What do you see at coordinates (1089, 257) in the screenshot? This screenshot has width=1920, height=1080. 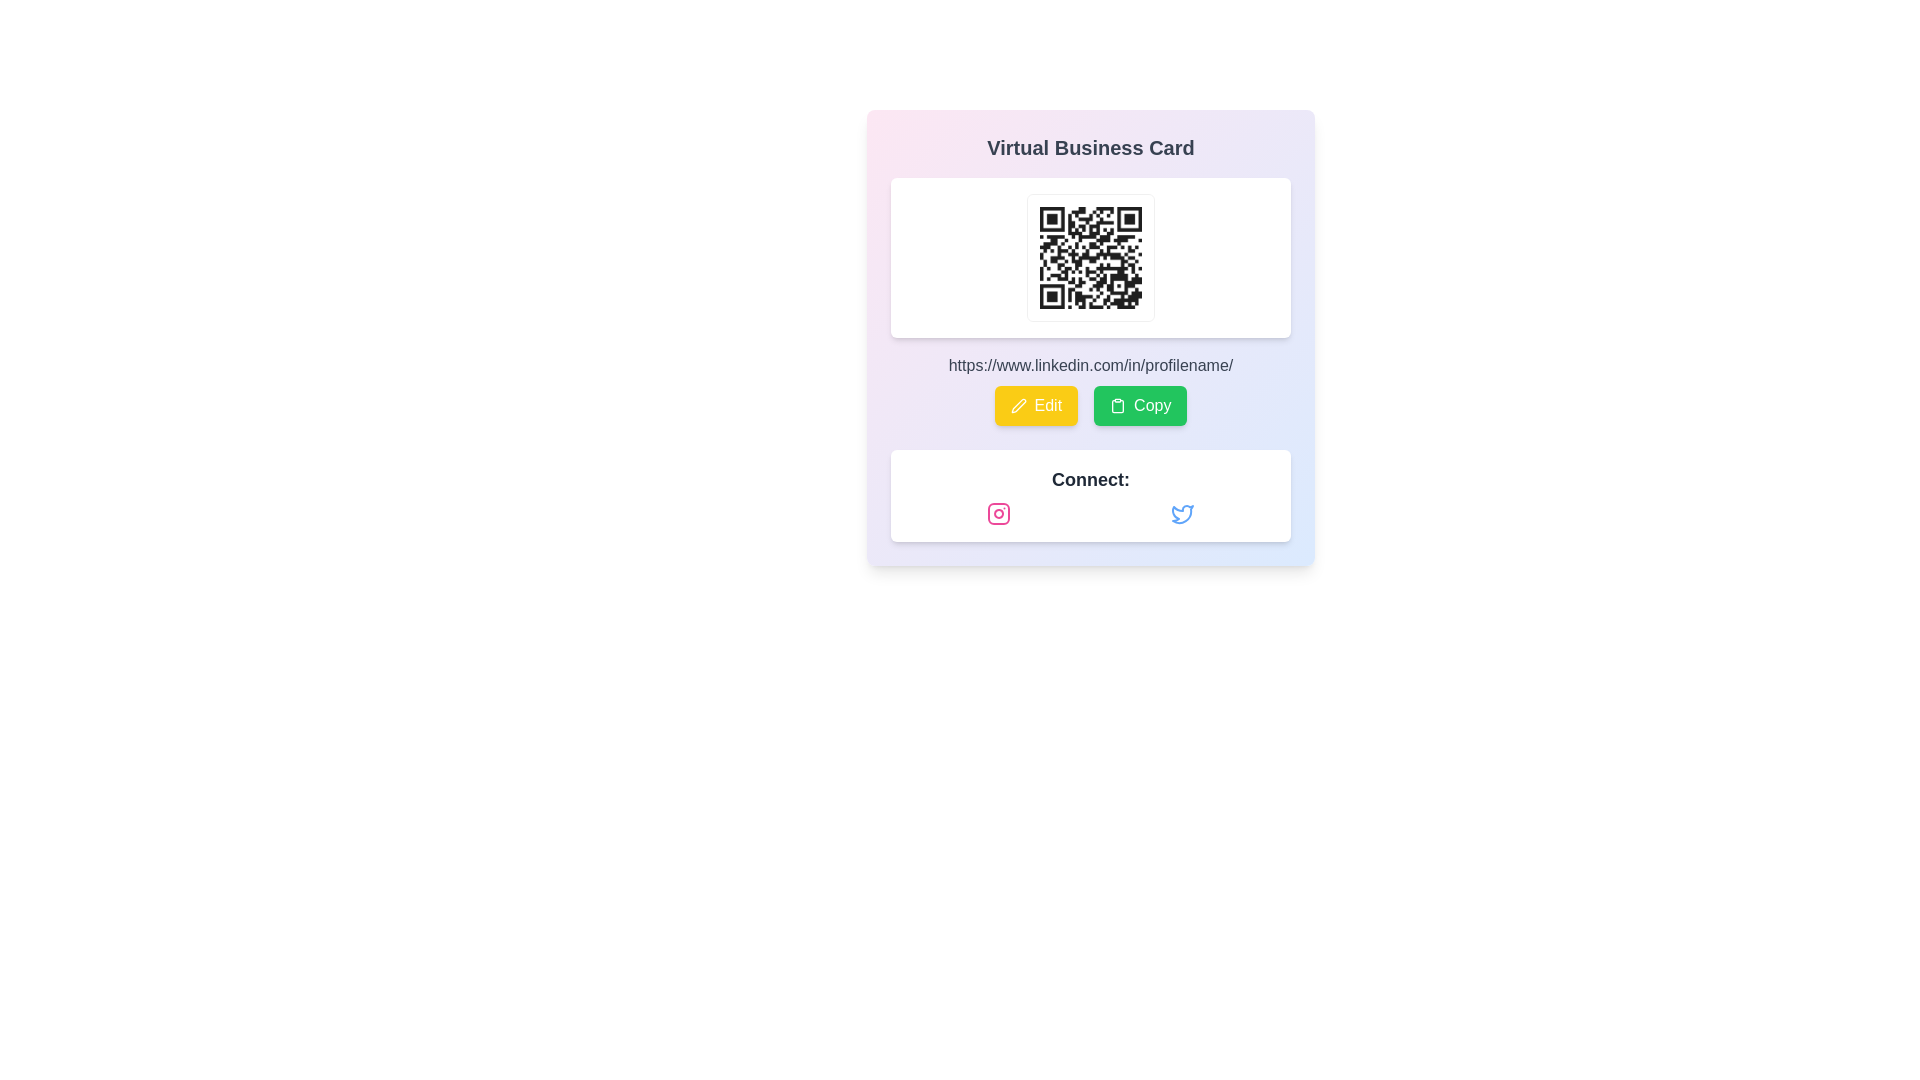 I see `the QR code displayed in a grid format, which is centrally placed near the top center of the interface, directly below the title 'Virtual Business Card'` at bounding box center [1089, 257].